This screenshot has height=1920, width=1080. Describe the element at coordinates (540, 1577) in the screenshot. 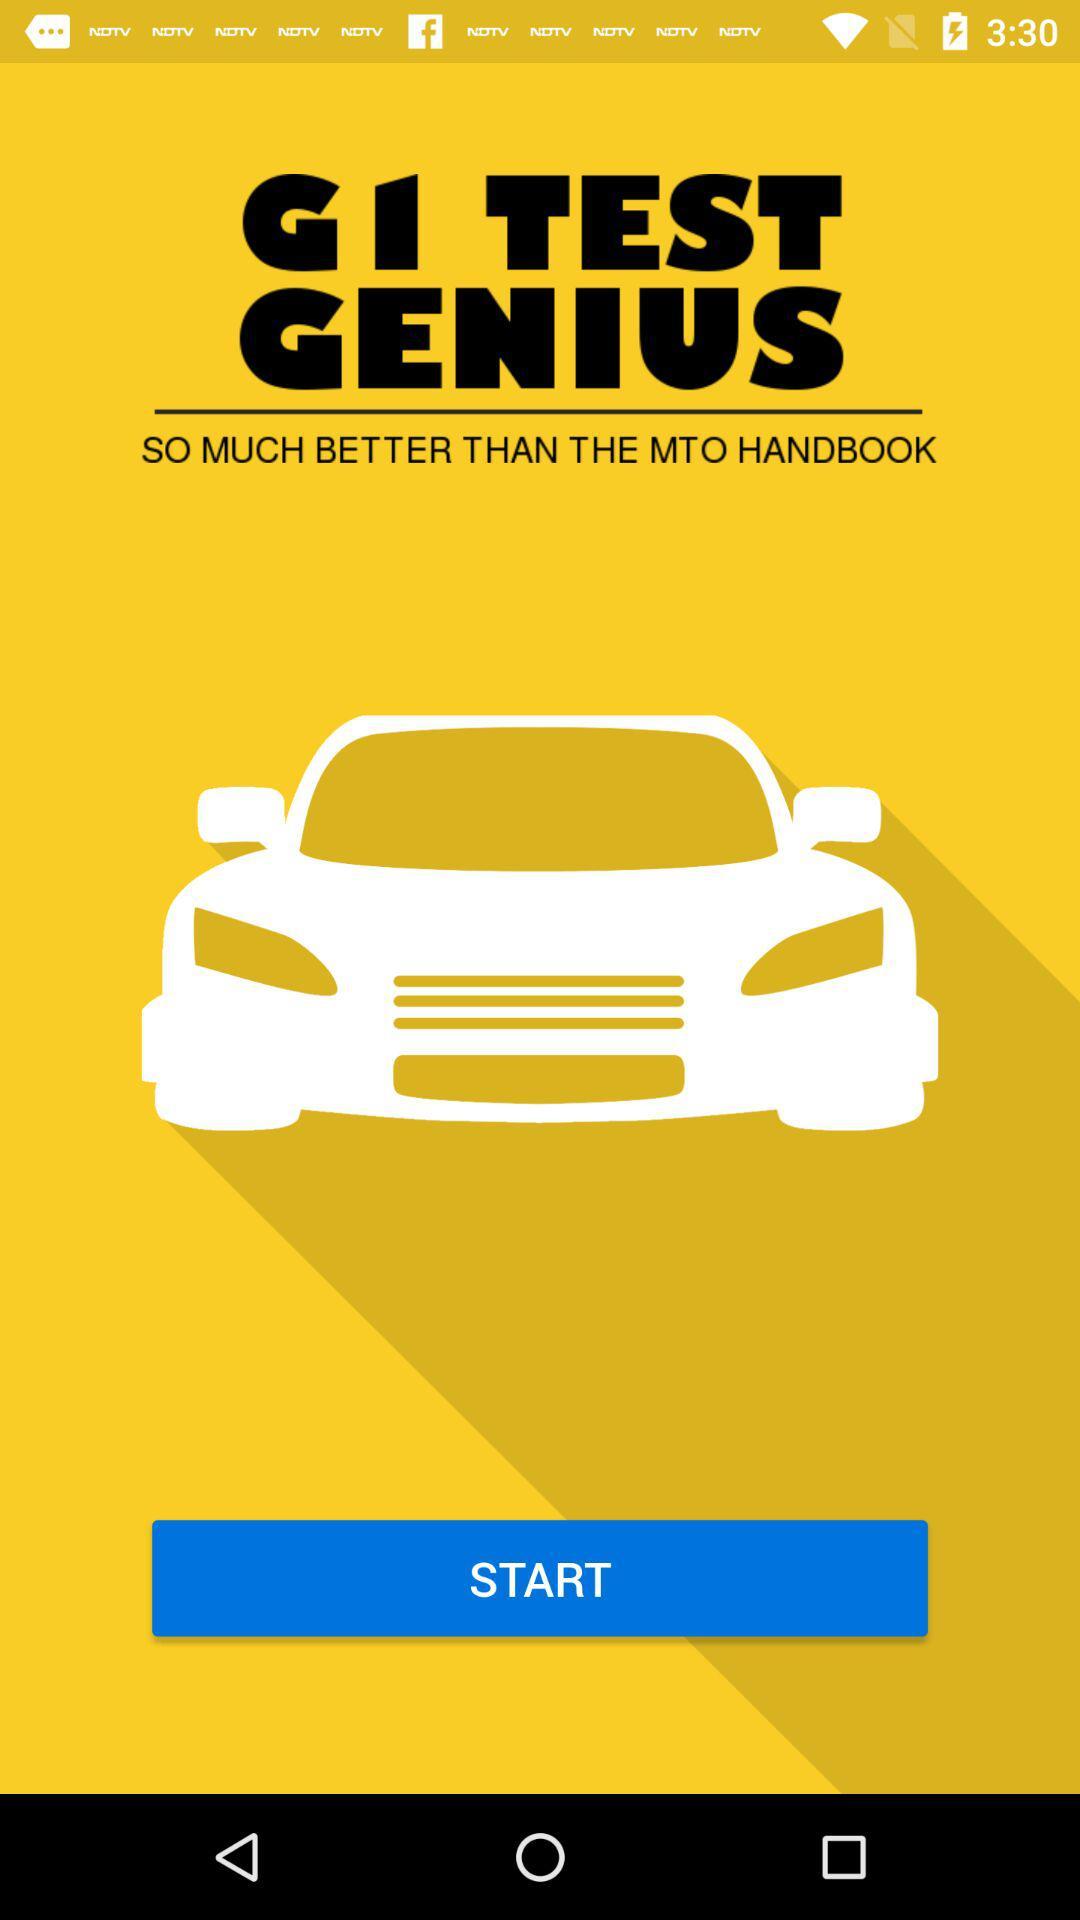

I see `the start` at that location.